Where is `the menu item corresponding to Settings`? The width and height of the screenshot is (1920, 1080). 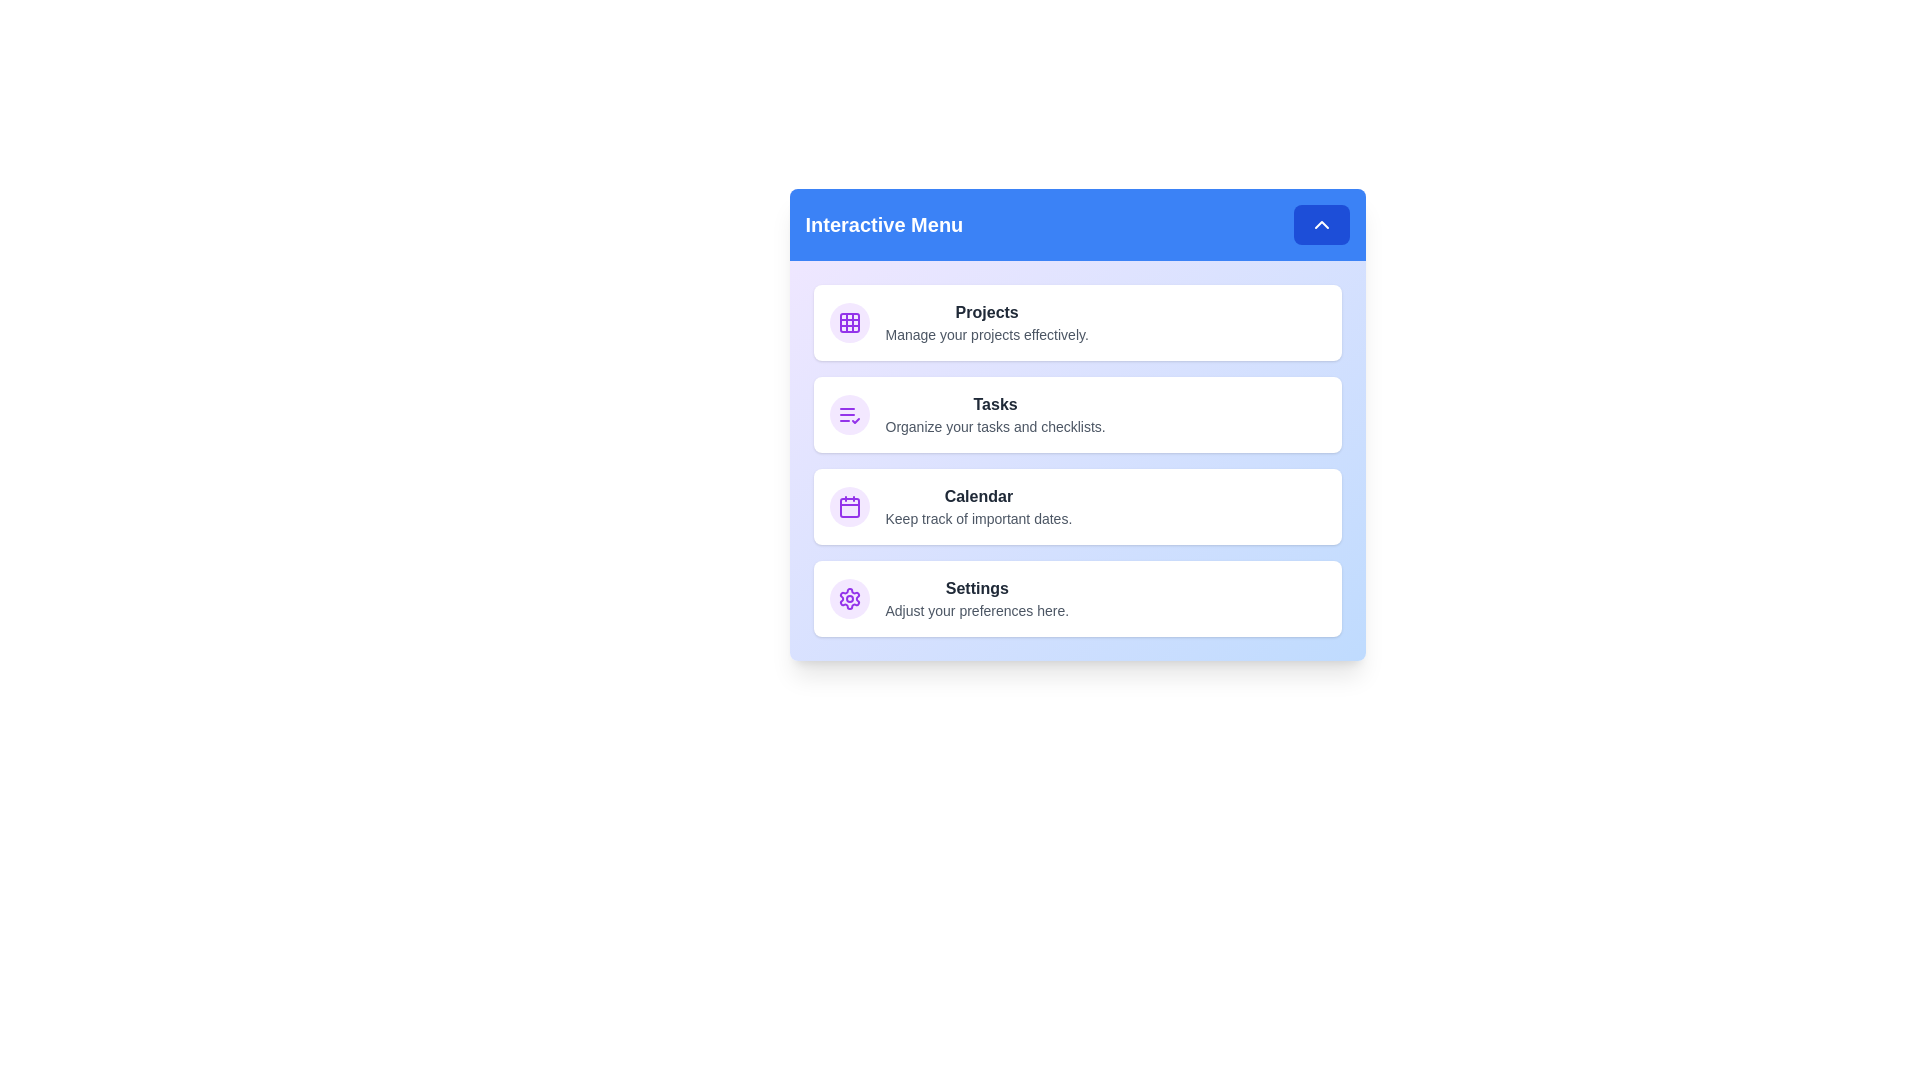
the menu item corresponding to Settings is located at coordinates (1076, 597).